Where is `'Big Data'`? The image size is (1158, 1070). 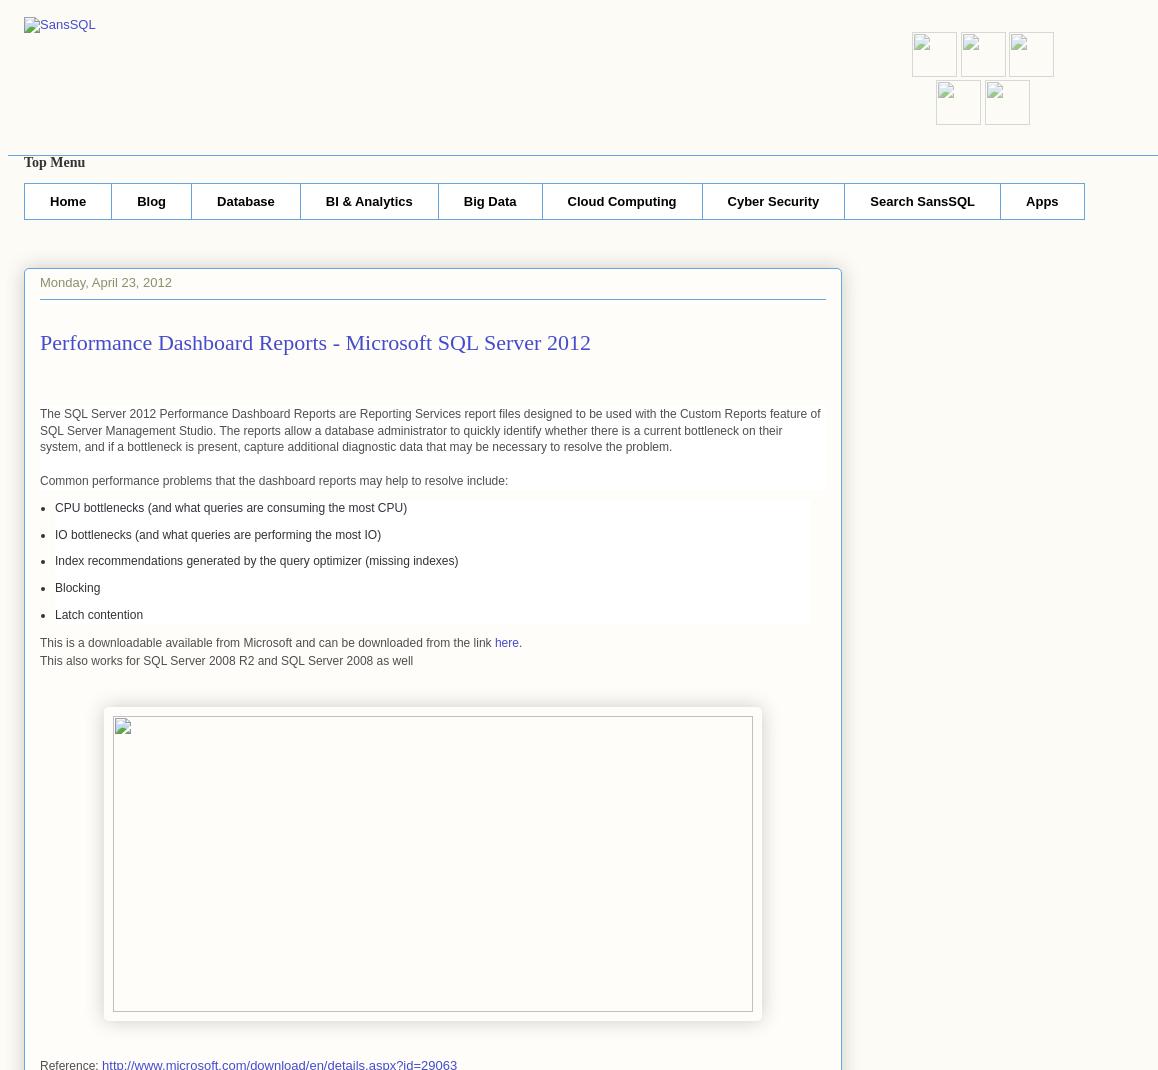
'Big Data' is located at coordinates (488, 199).